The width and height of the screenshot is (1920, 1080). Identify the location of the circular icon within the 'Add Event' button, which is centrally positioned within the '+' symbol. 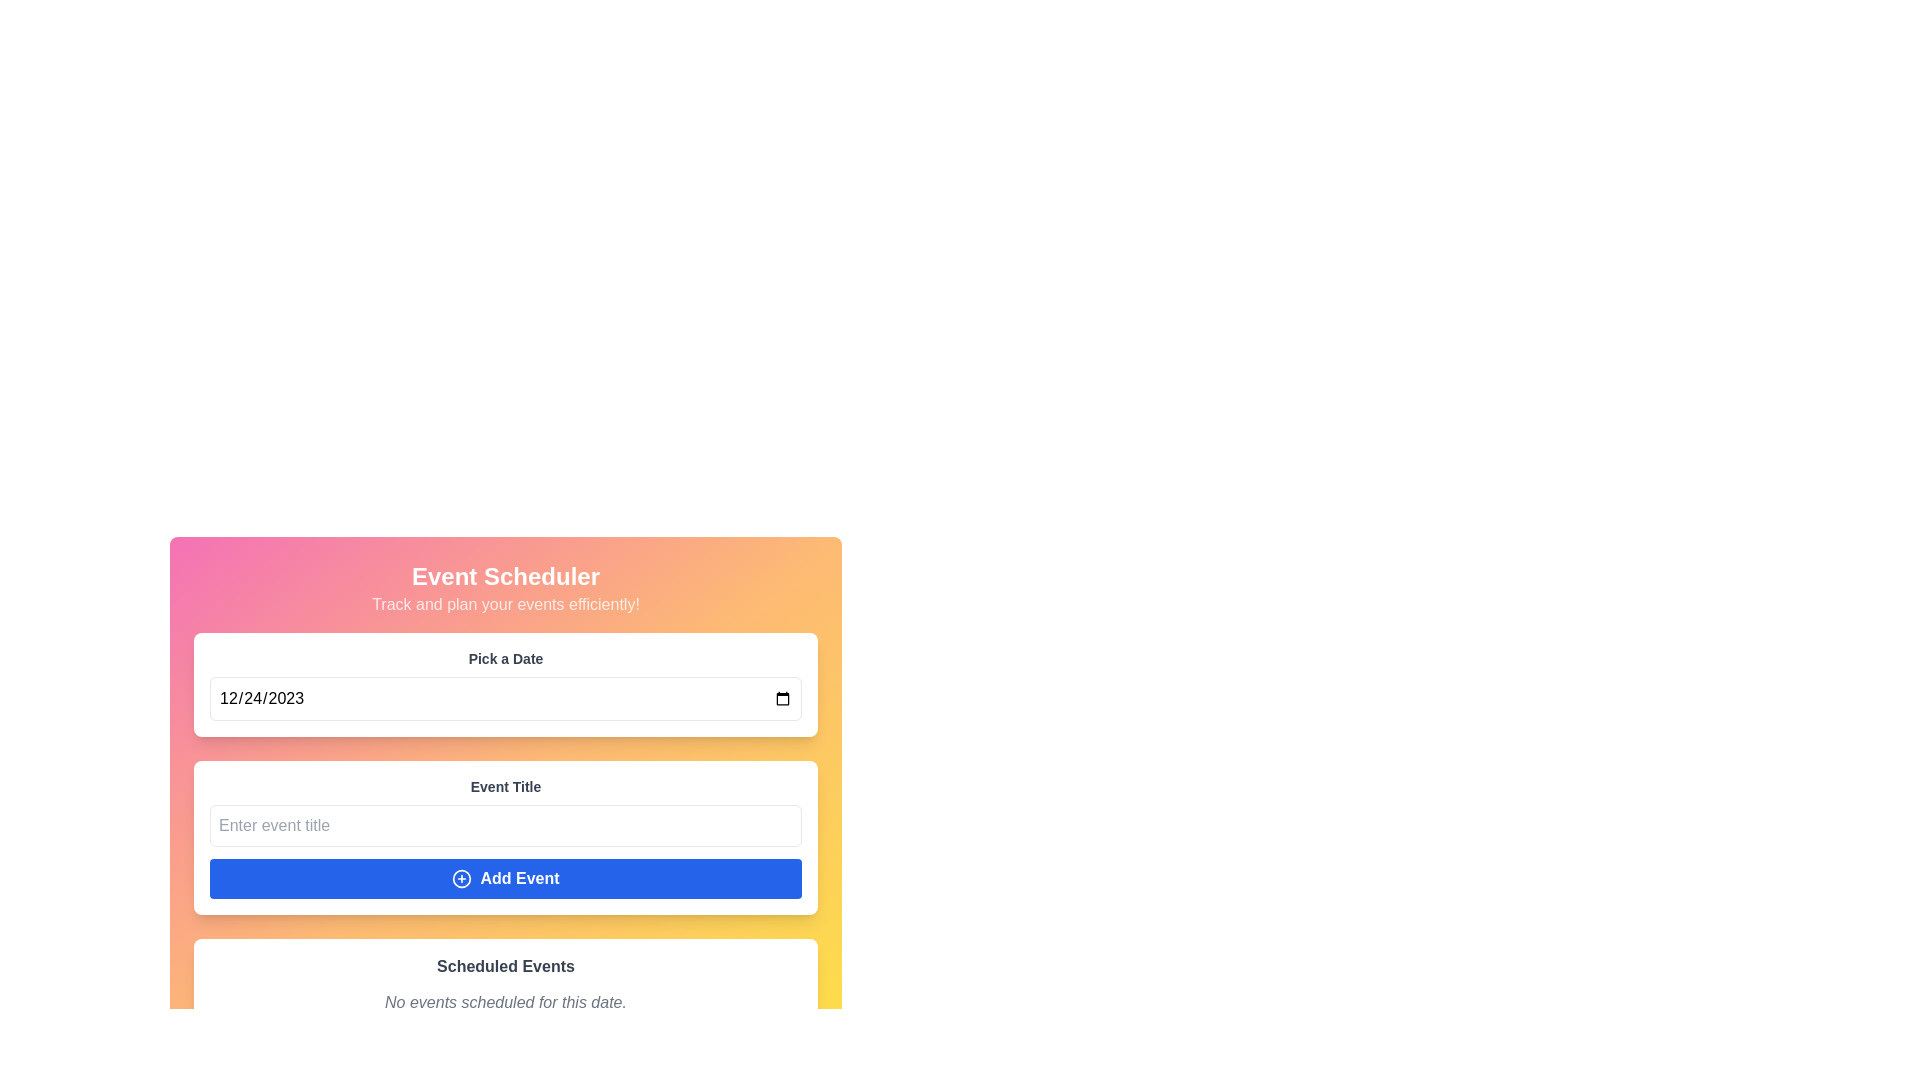
(461, 878).